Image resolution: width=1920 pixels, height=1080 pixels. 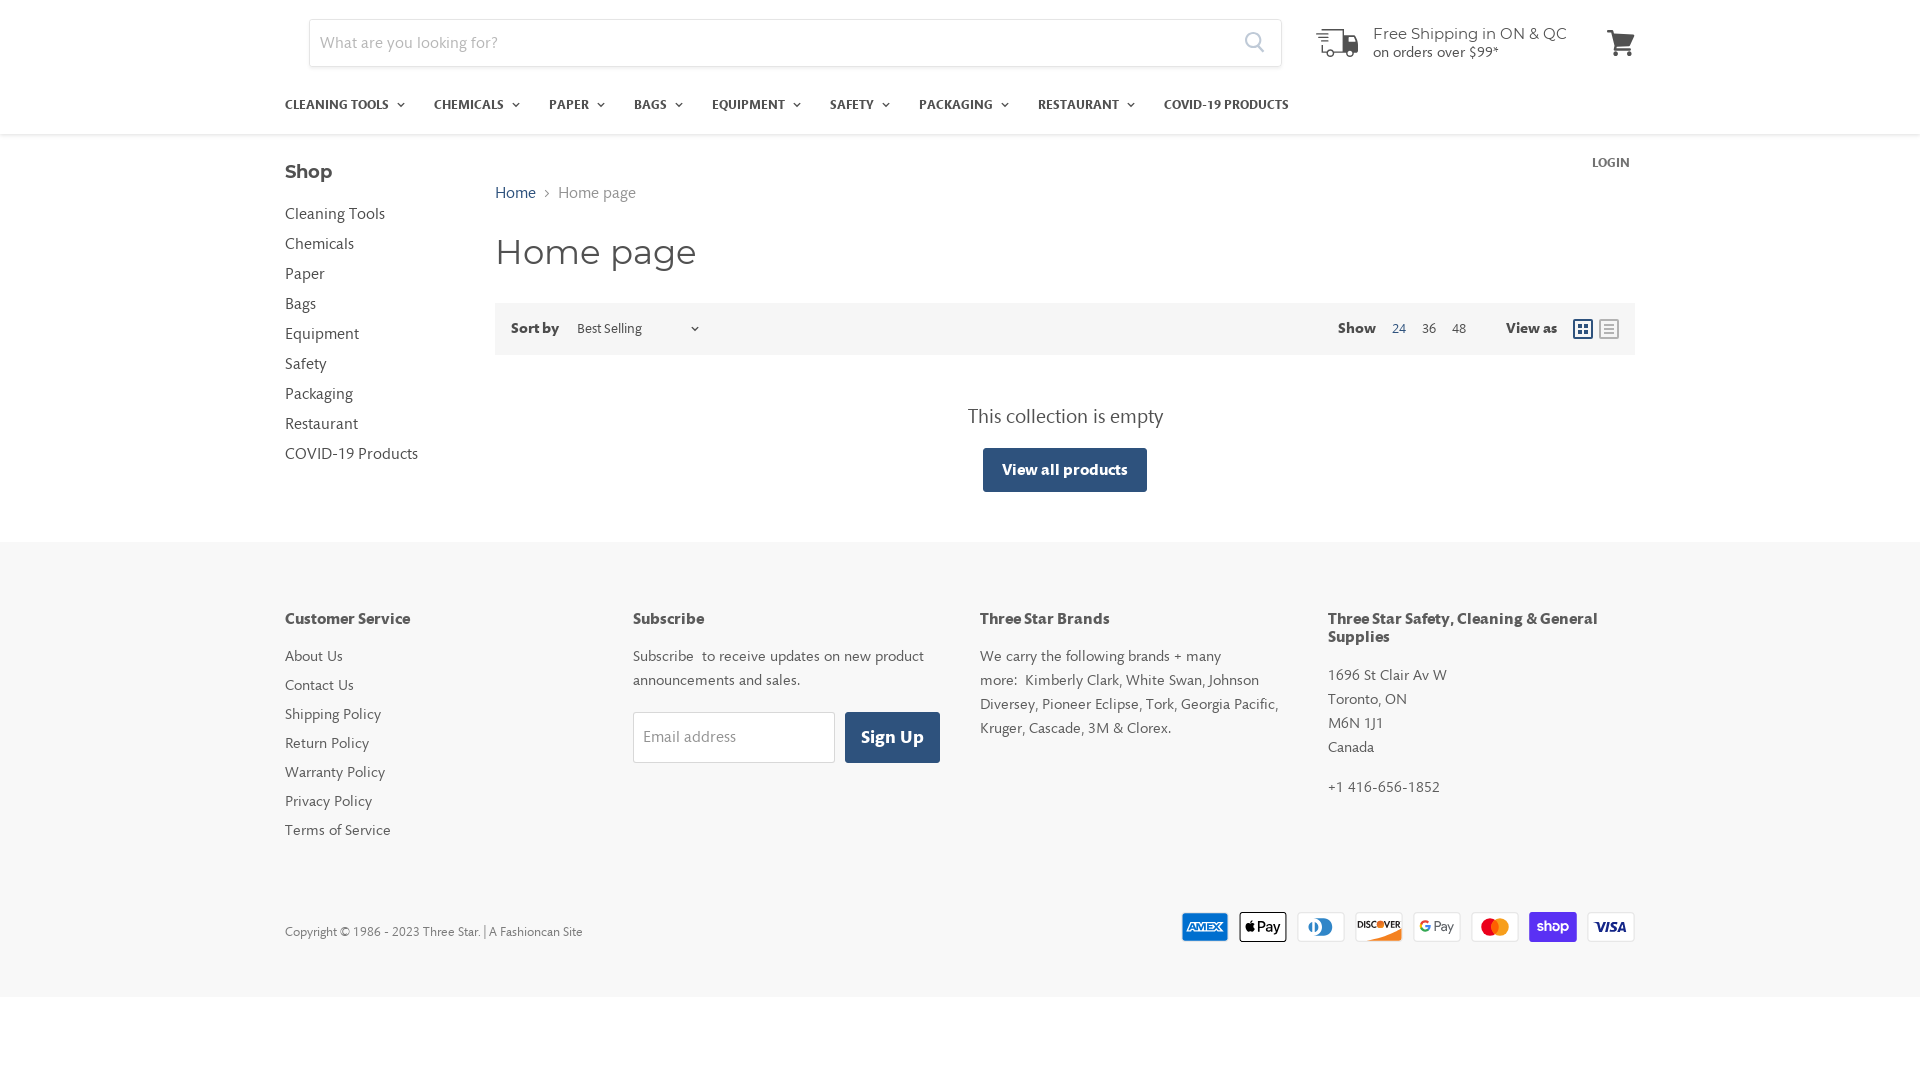 What do you see at coordinates (337, 829) in the screenshot?
I see `'Terms of Service'` at bounding box center [337, 829].